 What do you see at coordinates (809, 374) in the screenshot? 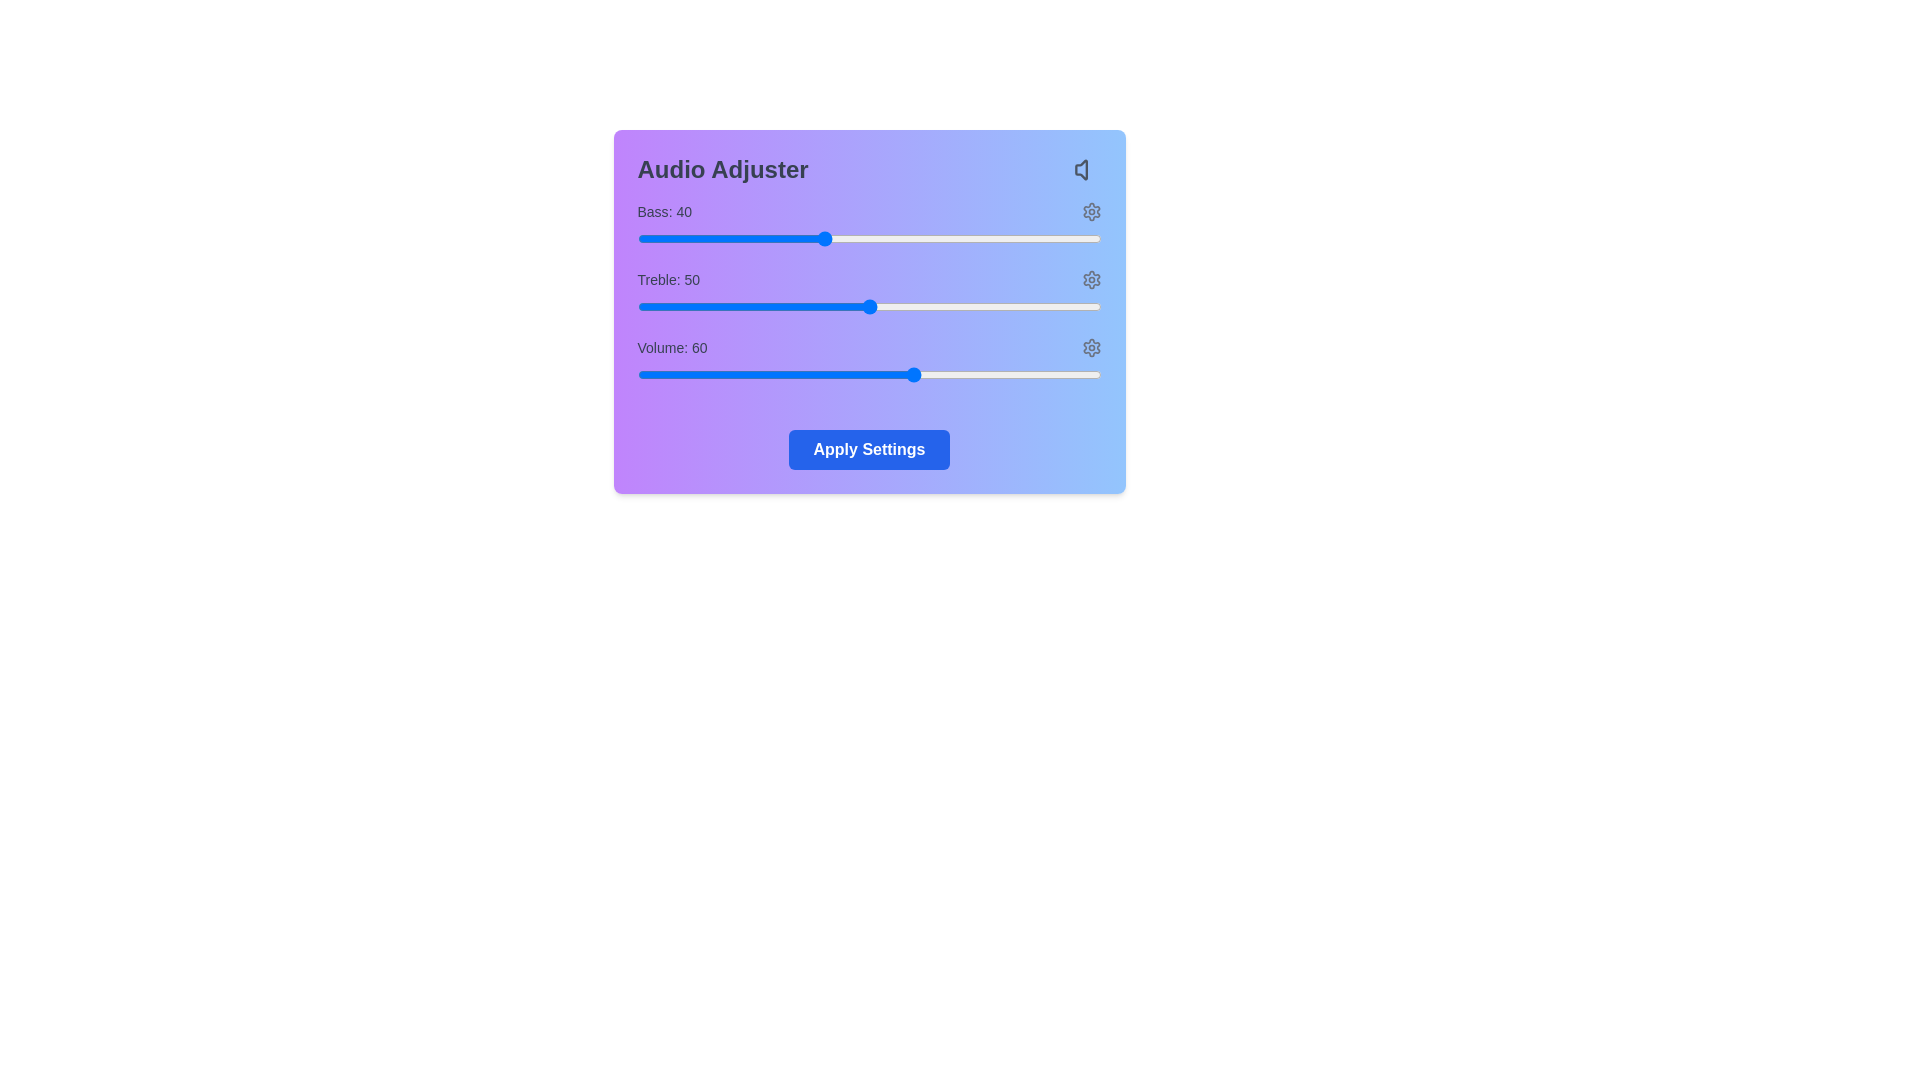
I see `the volume` at bounding box center [809, 374].